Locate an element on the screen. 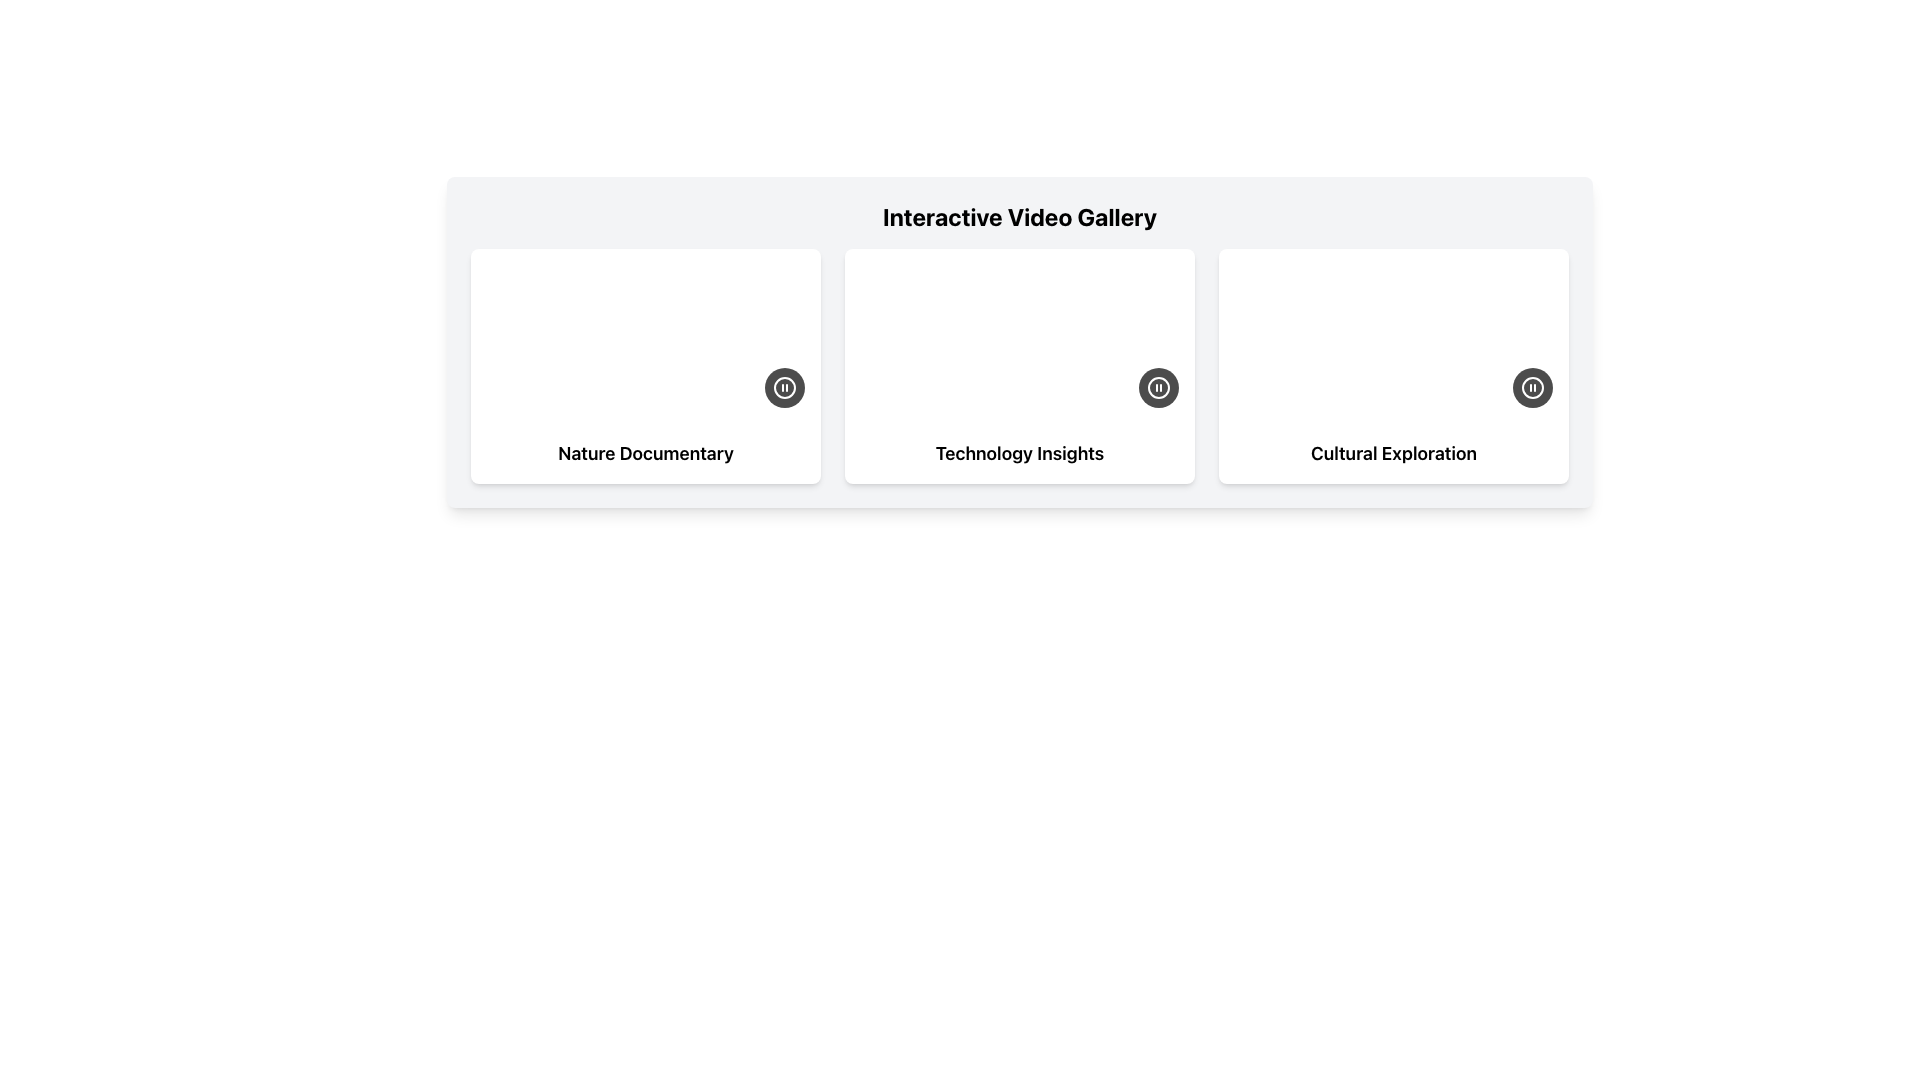 Image resolution: width=1920 pixels, height=1080 pixels. the Text Header or Card Title element that indicates 'Technology Insights', located at the center of the grid layout between 'Nature Documentary' and 'Cultural Exploration' is located at coordinates (1019, 454).